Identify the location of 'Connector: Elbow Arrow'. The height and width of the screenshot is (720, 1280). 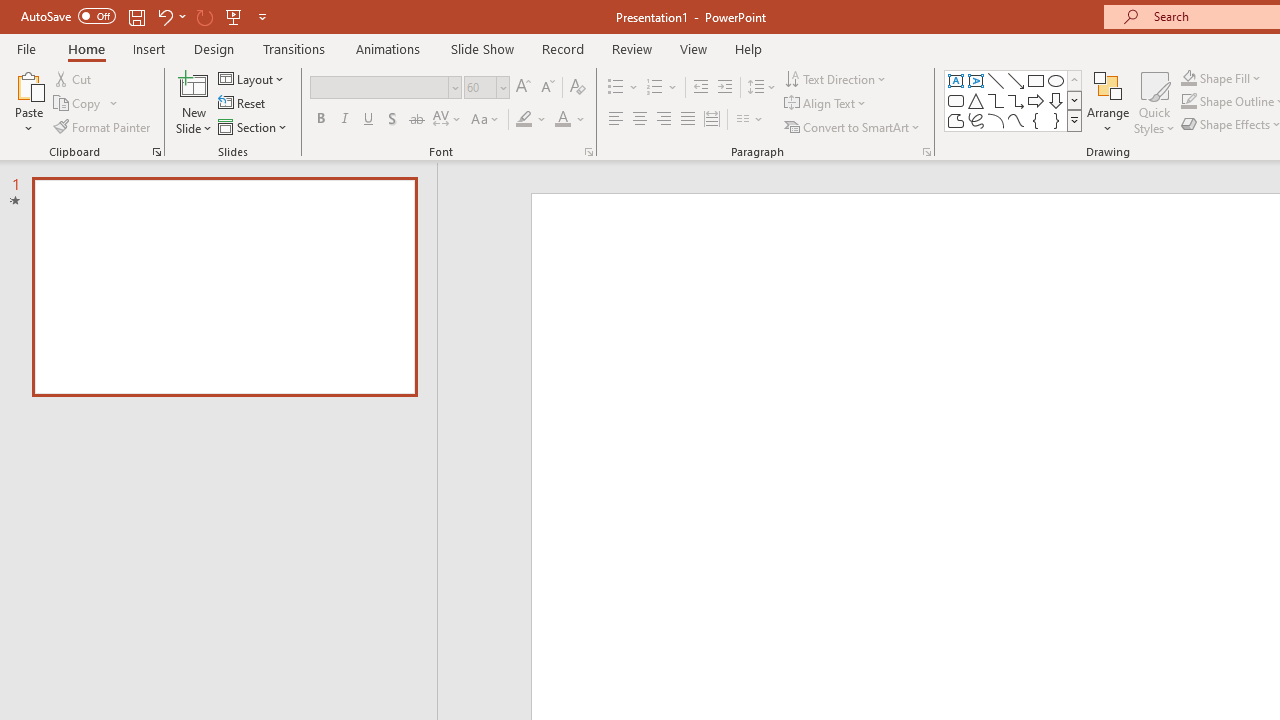
(1016, 100).